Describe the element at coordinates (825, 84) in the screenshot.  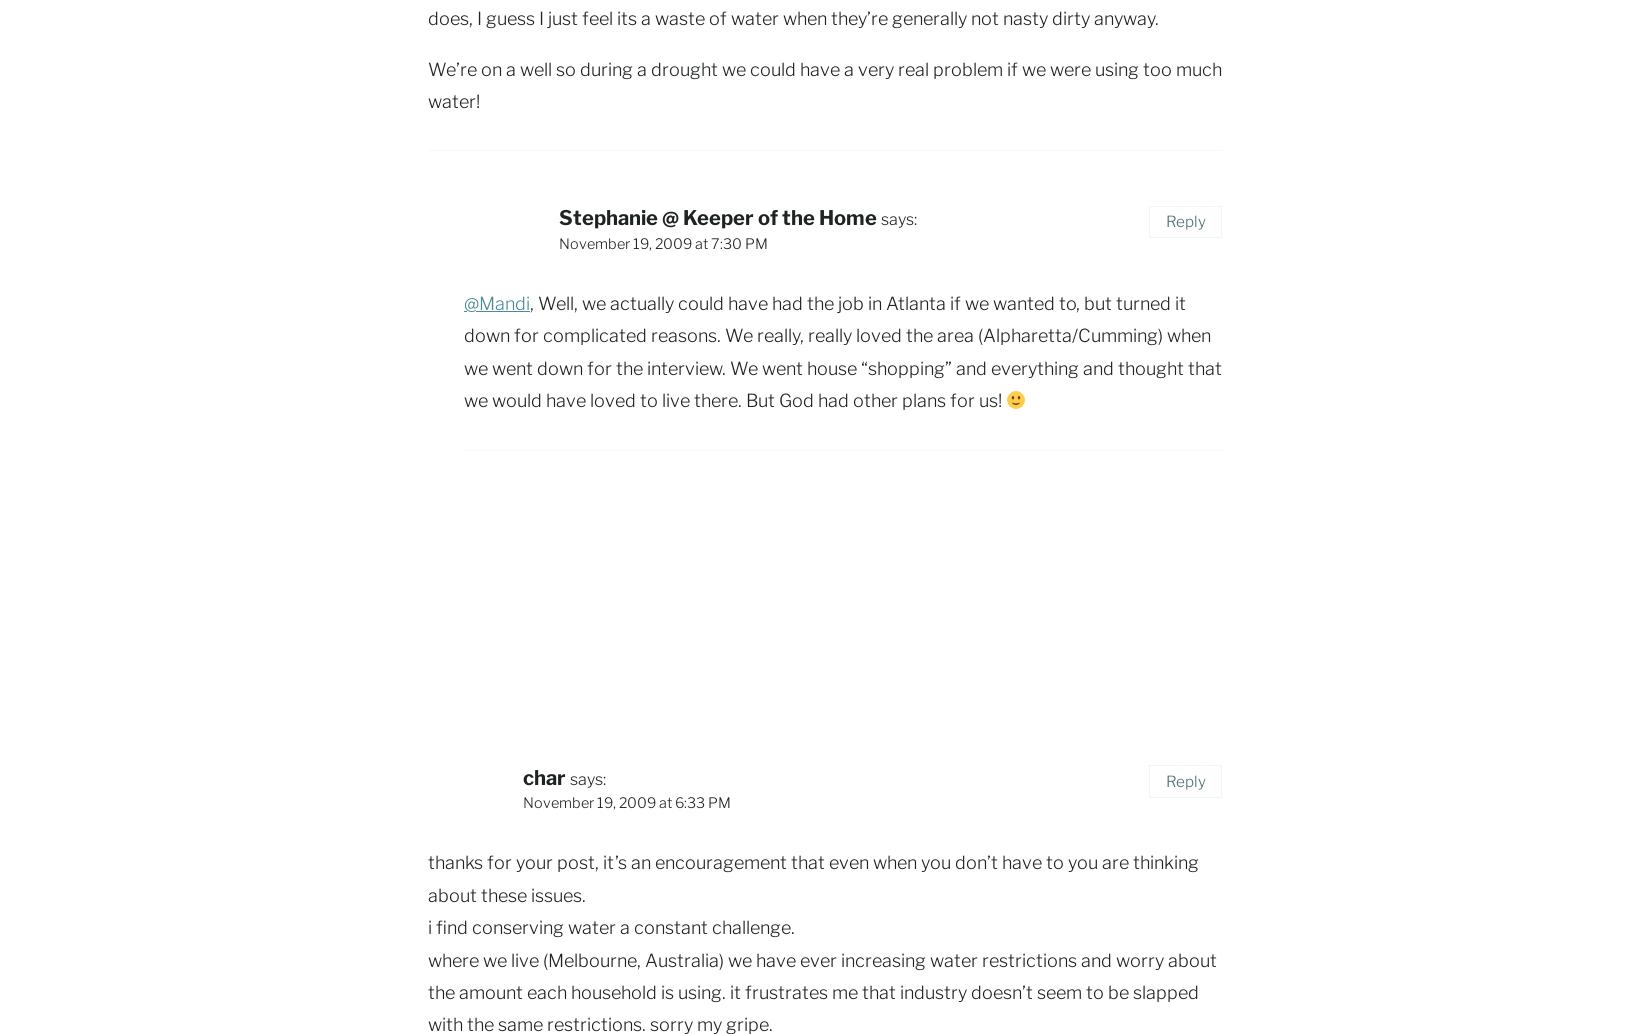
I see `'We’re on a well so during a drought we could have a very real problem if we were using too much water!'` at that location.